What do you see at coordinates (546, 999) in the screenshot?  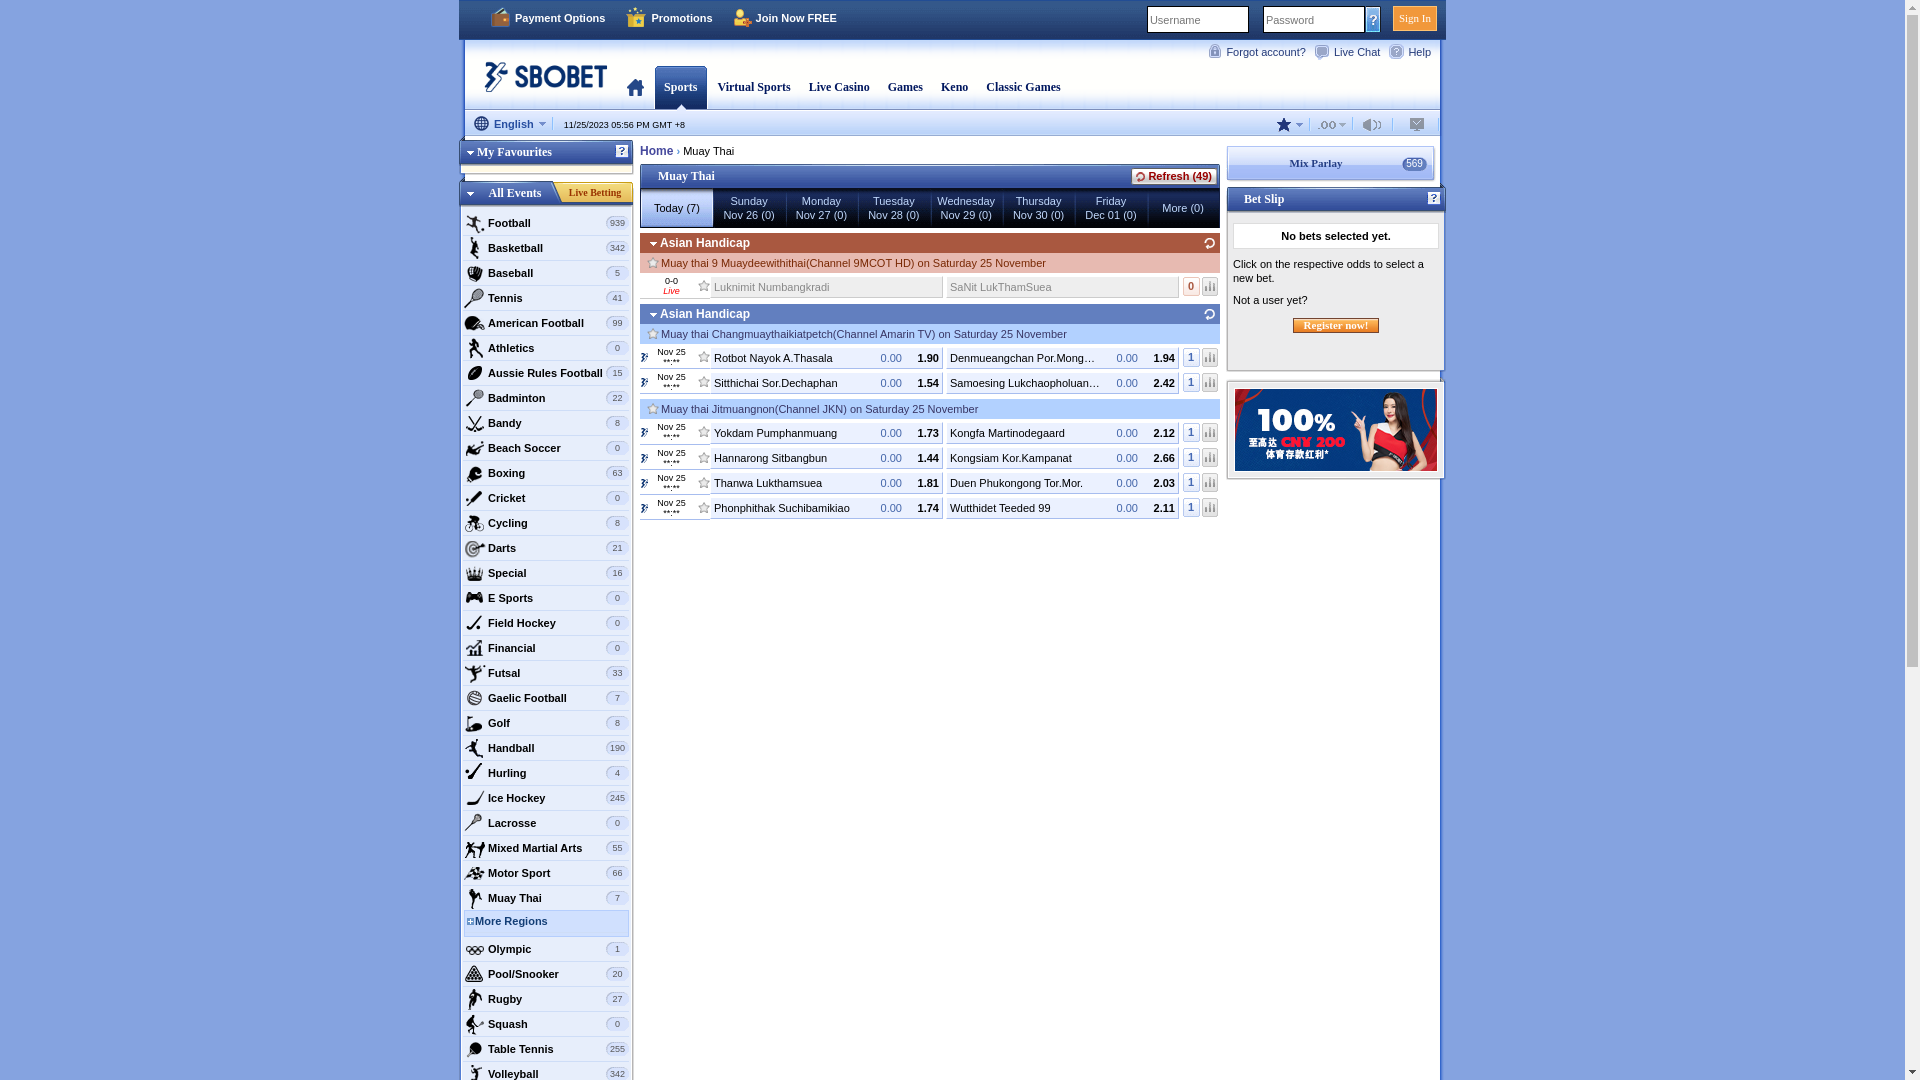 I see `'Rugby` at bounding box center [546, 999].